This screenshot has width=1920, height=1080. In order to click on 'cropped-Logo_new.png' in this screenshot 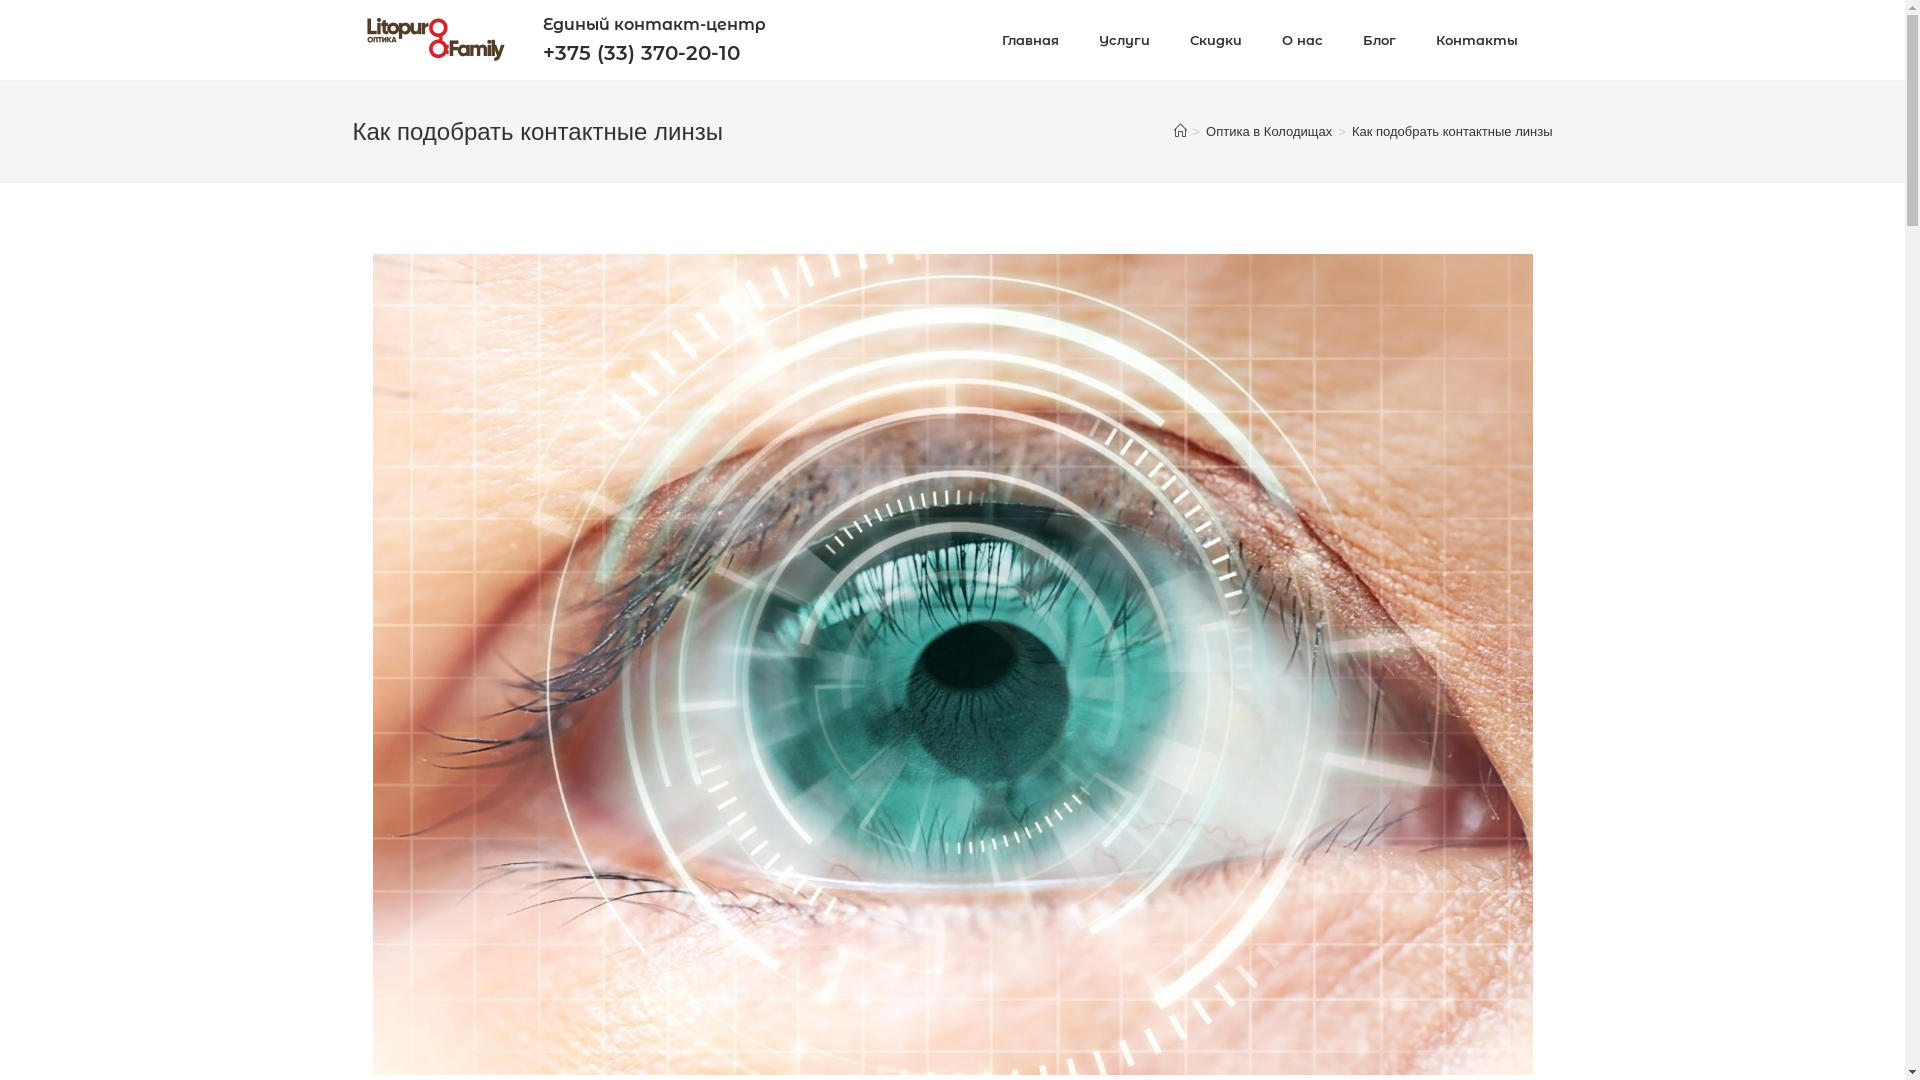, I will do `click(433, 39)`.